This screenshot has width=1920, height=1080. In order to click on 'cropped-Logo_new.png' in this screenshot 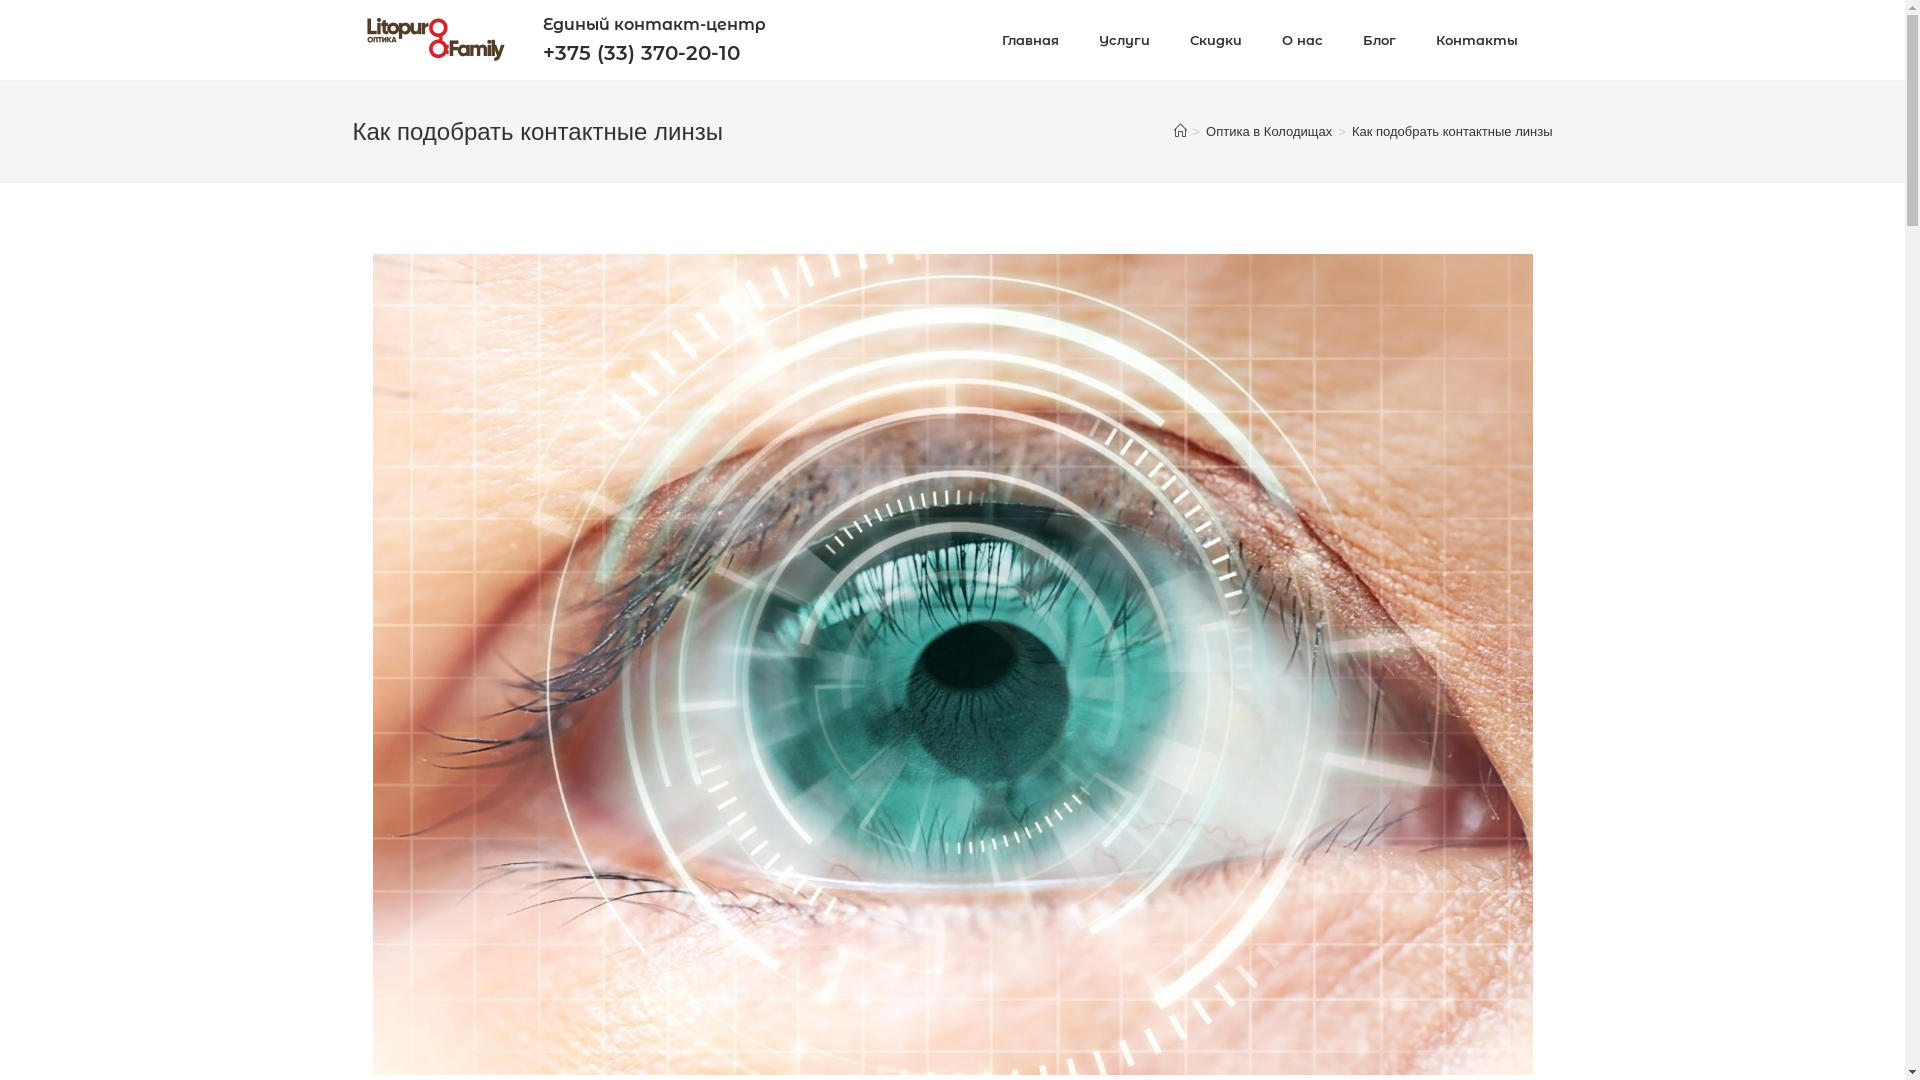, I will do `click(433, 39)`.